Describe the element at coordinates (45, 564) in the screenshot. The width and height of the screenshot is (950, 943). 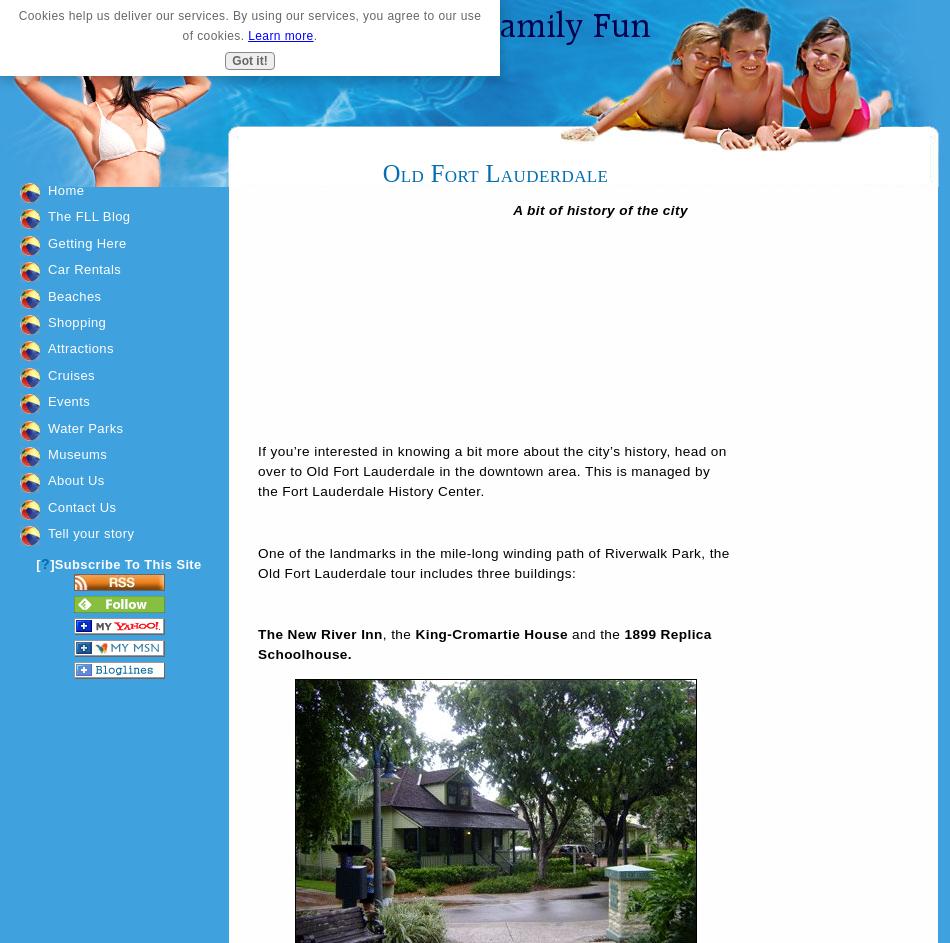
I see `'?'` at that location.